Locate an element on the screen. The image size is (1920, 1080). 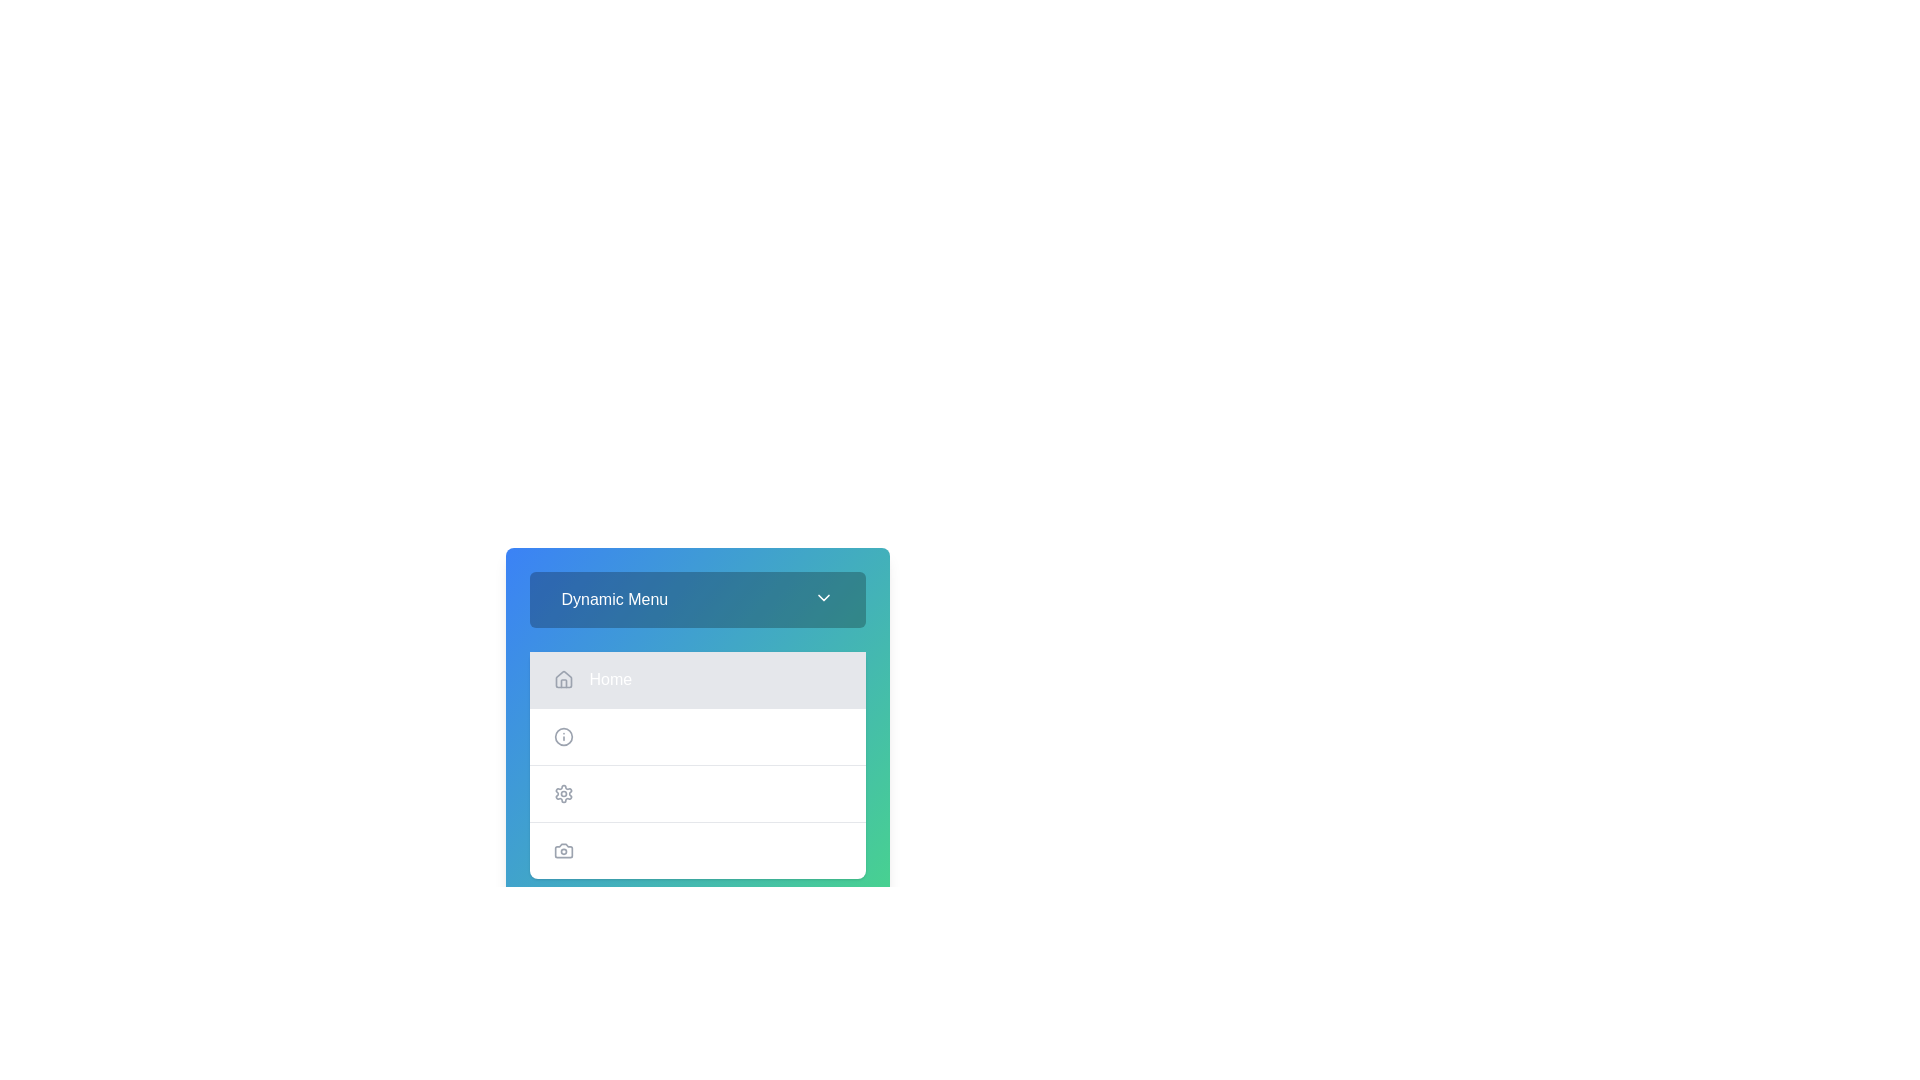
the dropdown menu trigger button located at the top of the section is located at coordinates (697, 599).